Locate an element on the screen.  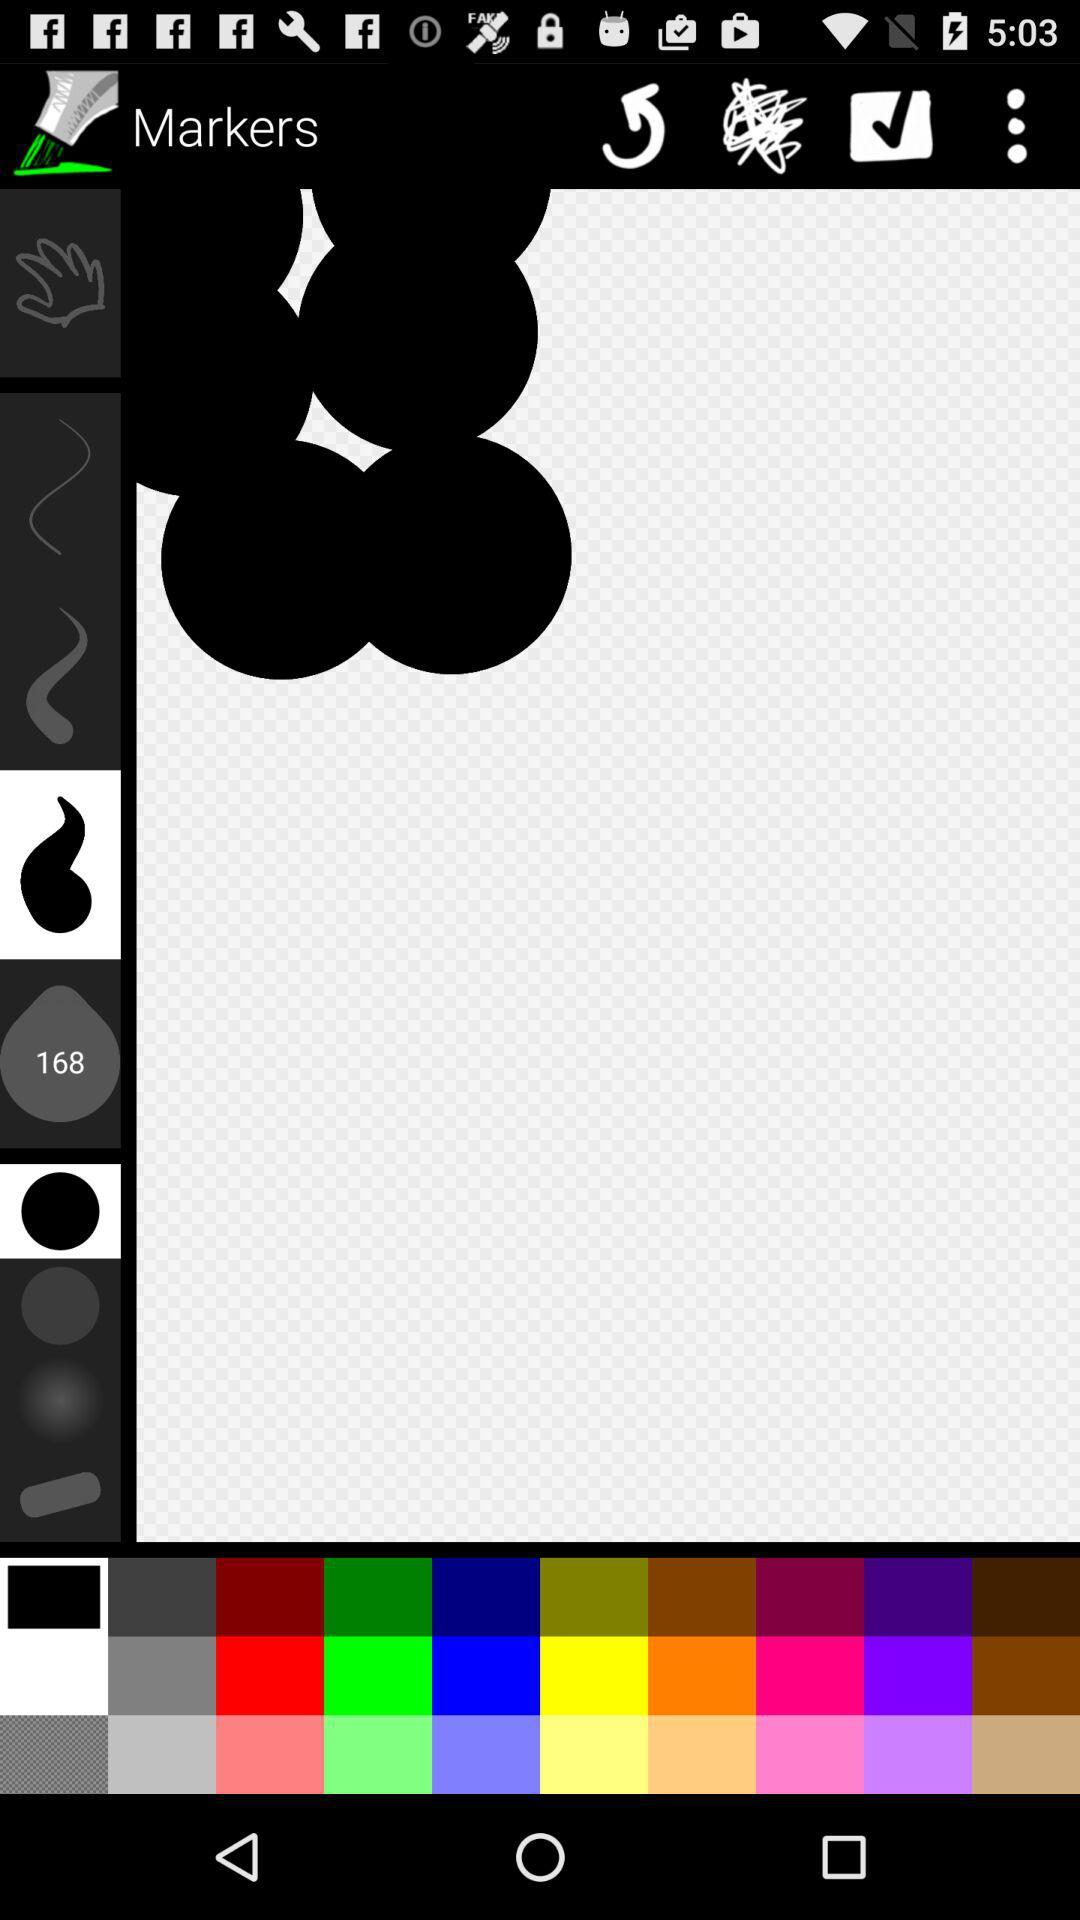
the color between white and red at the left side bottom of the page is located at coordinates (161, 1675).